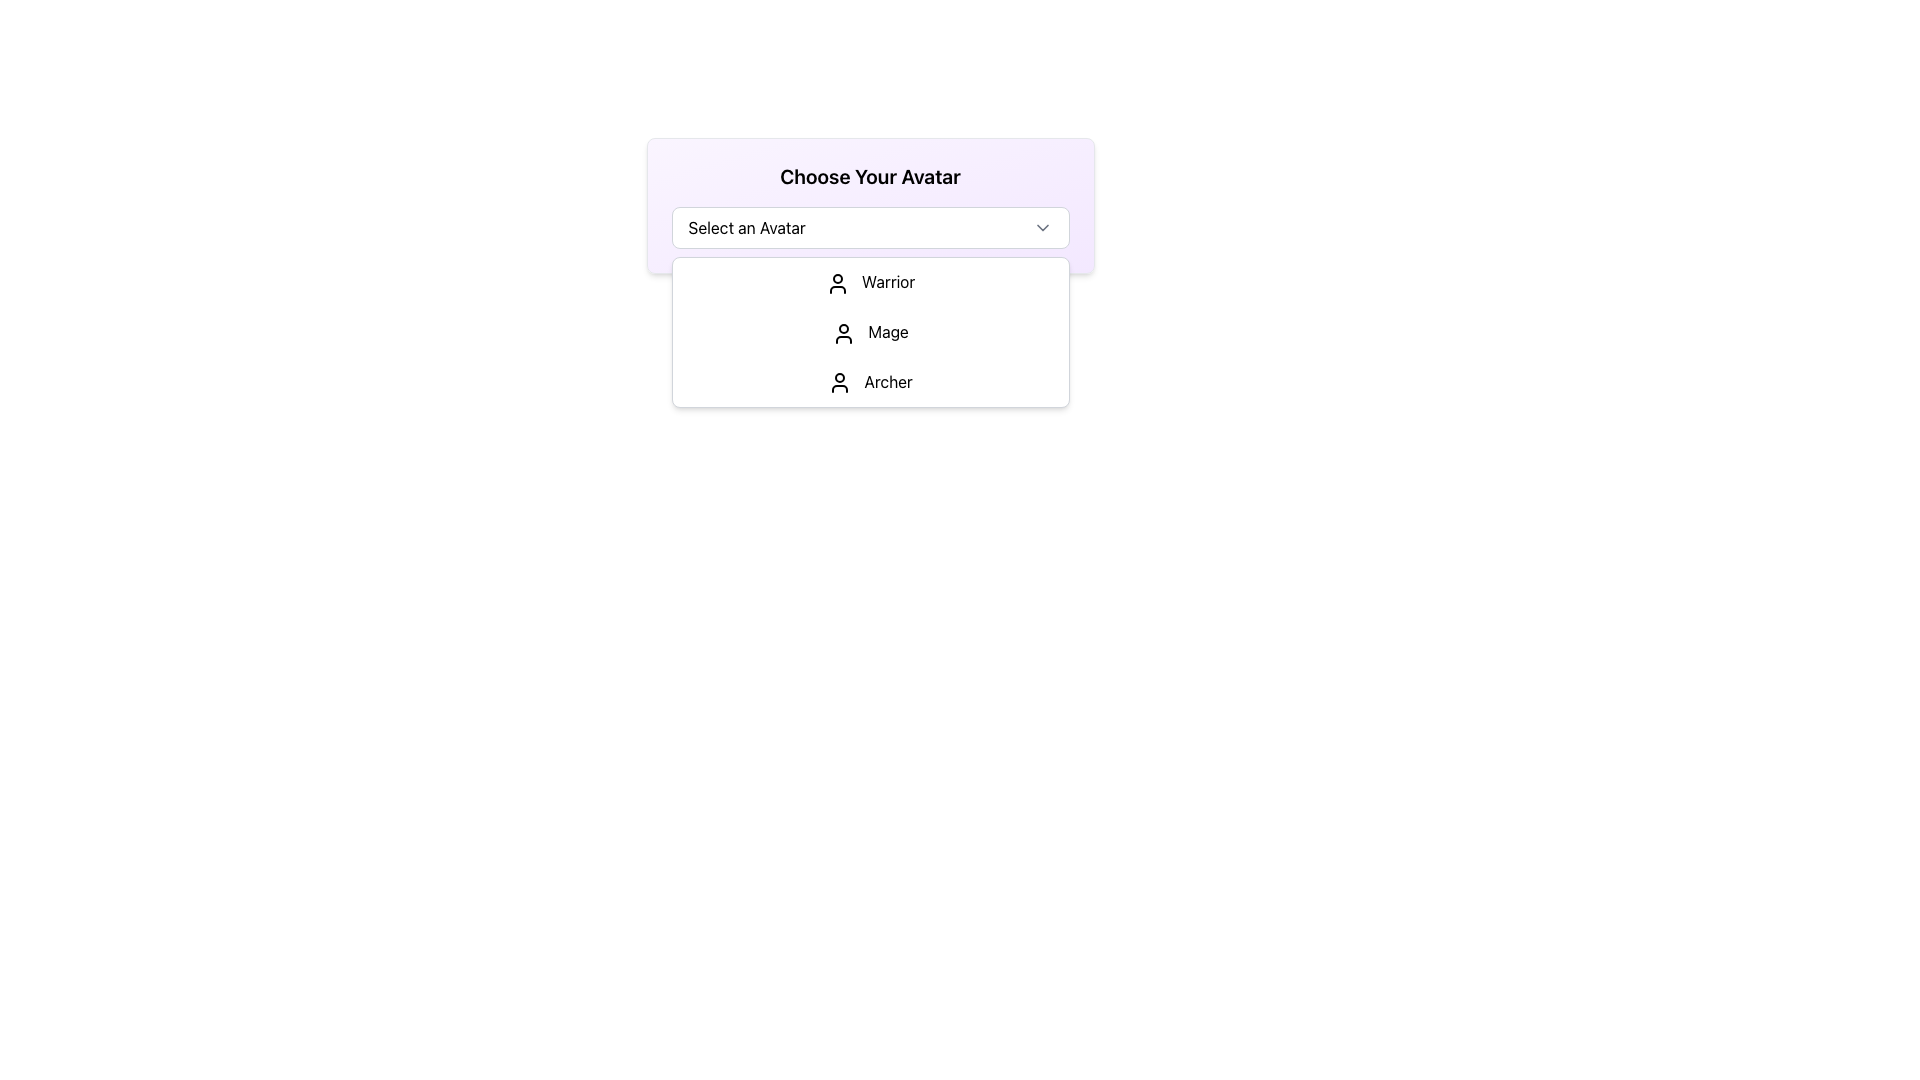 The width and height of the screenshot is (1920, 1080). I want to click on the stylized user icon representing the 'Archer' avatar in the dropdown menu, so click(840, 383).